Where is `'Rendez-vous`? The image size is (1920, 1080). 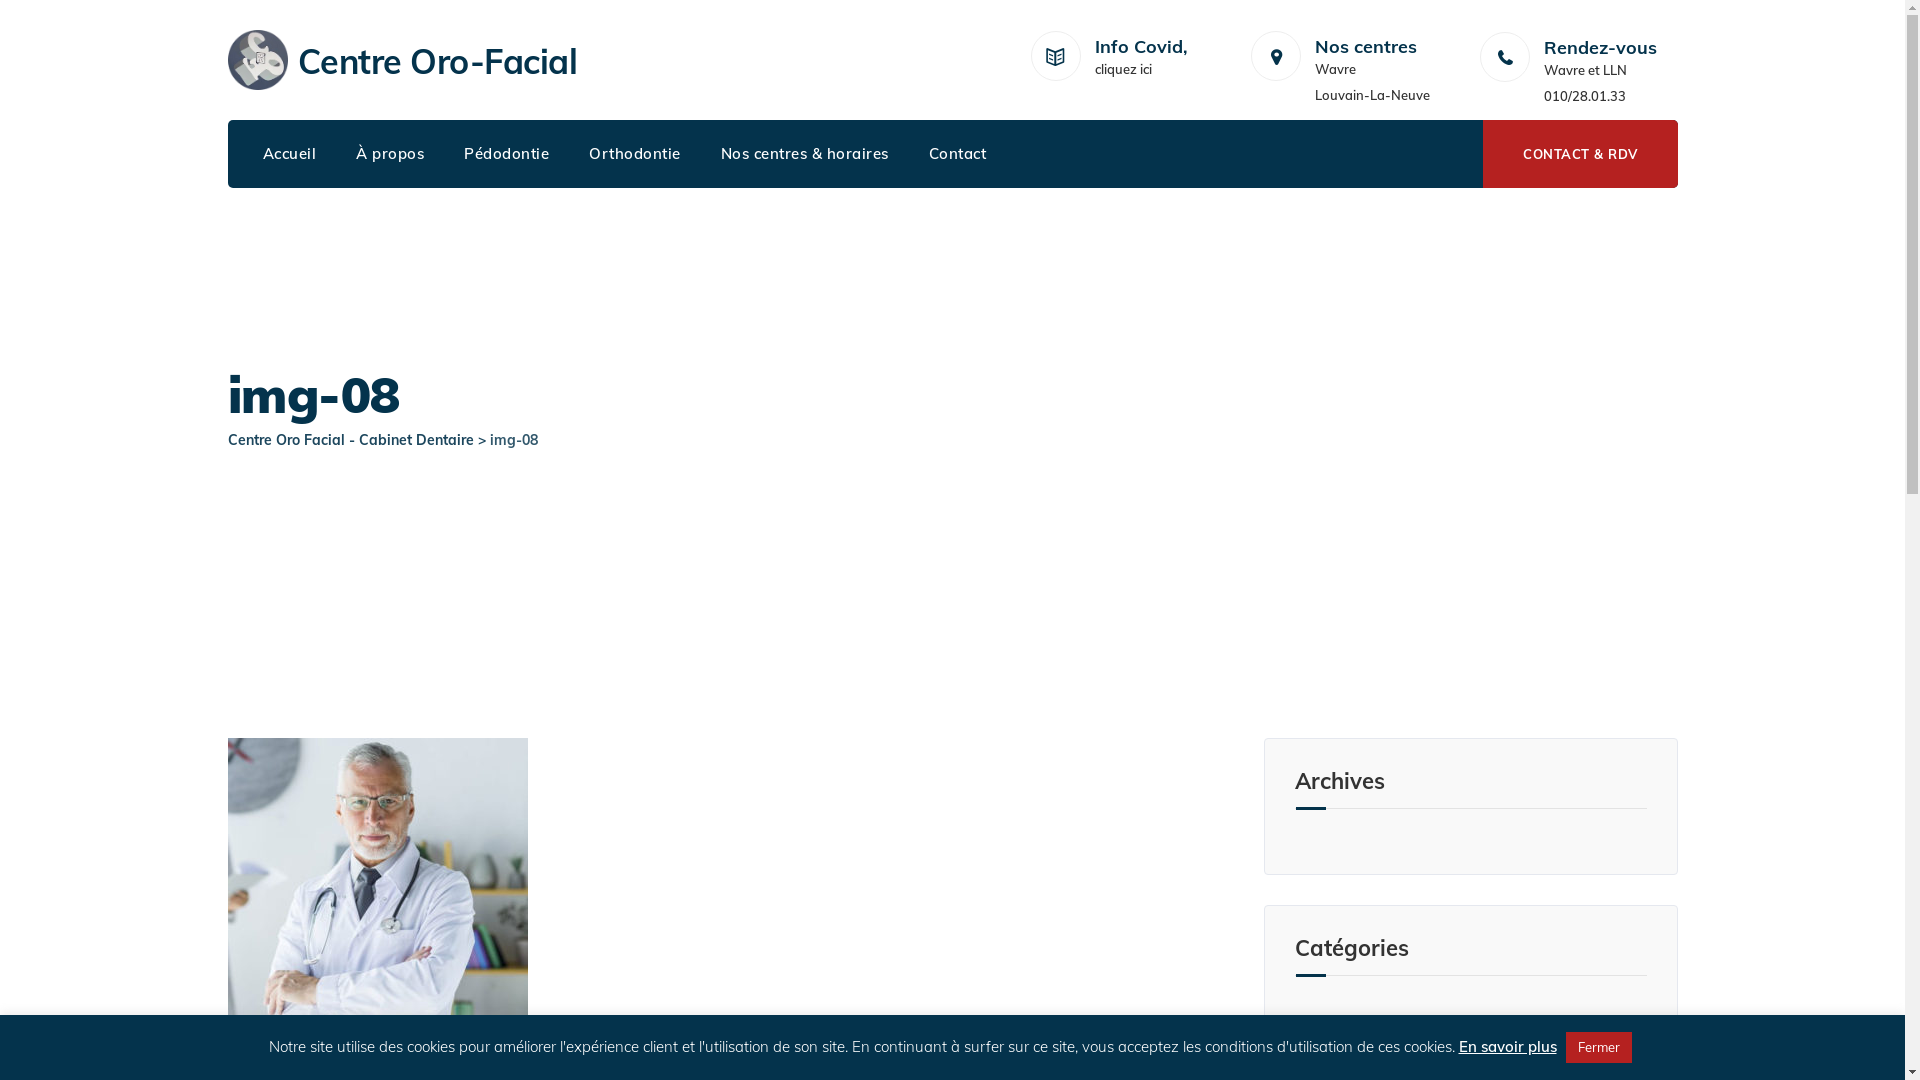 'Rendez-vous is located at coordinates (1611, 72).